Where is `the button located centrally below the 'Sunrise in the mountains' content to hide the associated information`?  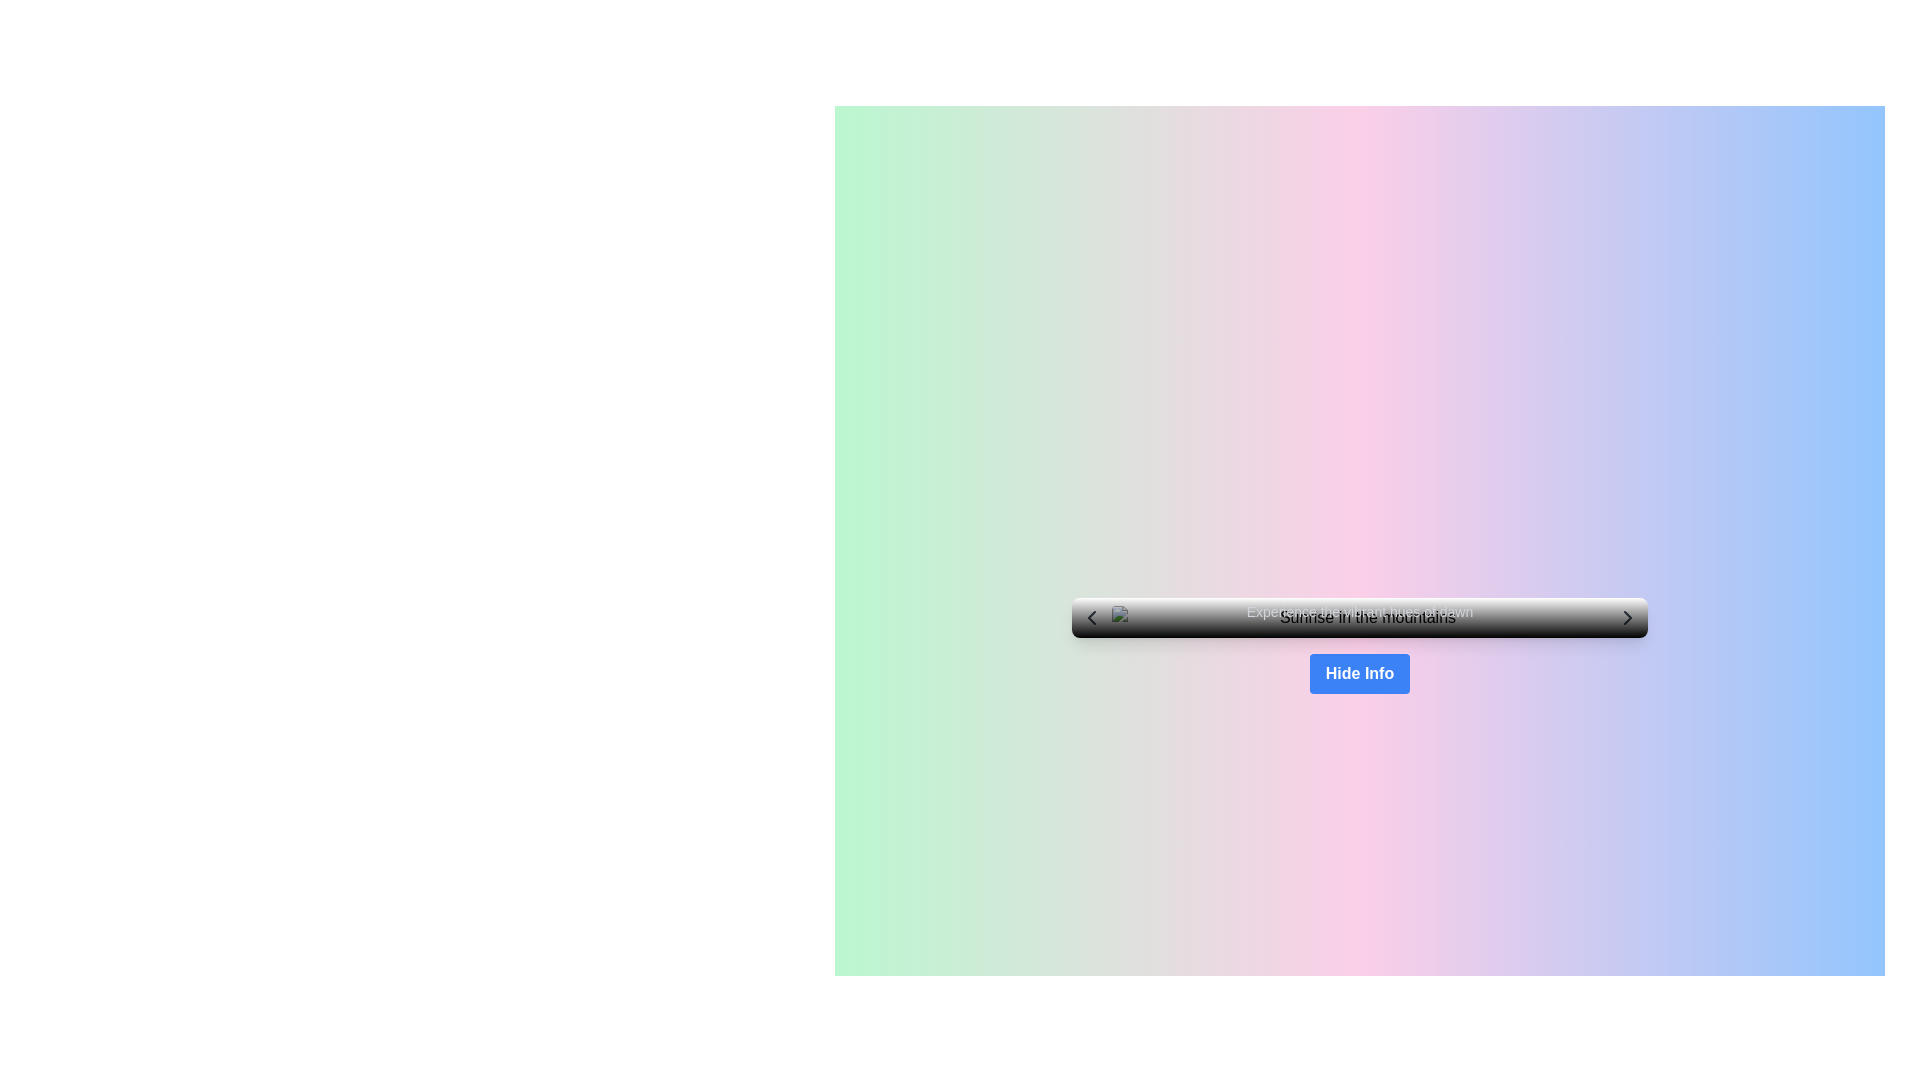
the button located centrally below the 'Sunrise in the mountains' content to hide the associated information is located at coordinates (1359, 674).